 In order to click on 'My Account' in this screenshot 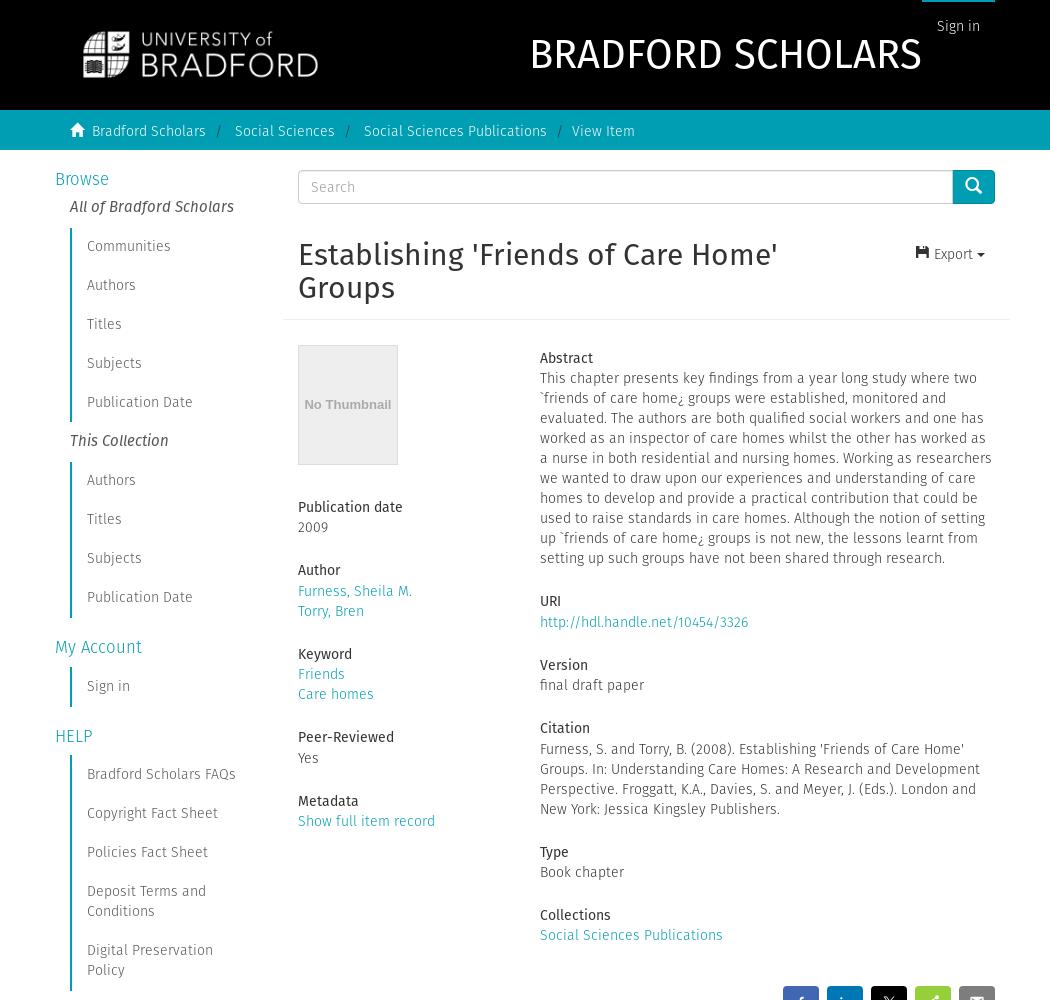, I will do `click(98, 647)`.